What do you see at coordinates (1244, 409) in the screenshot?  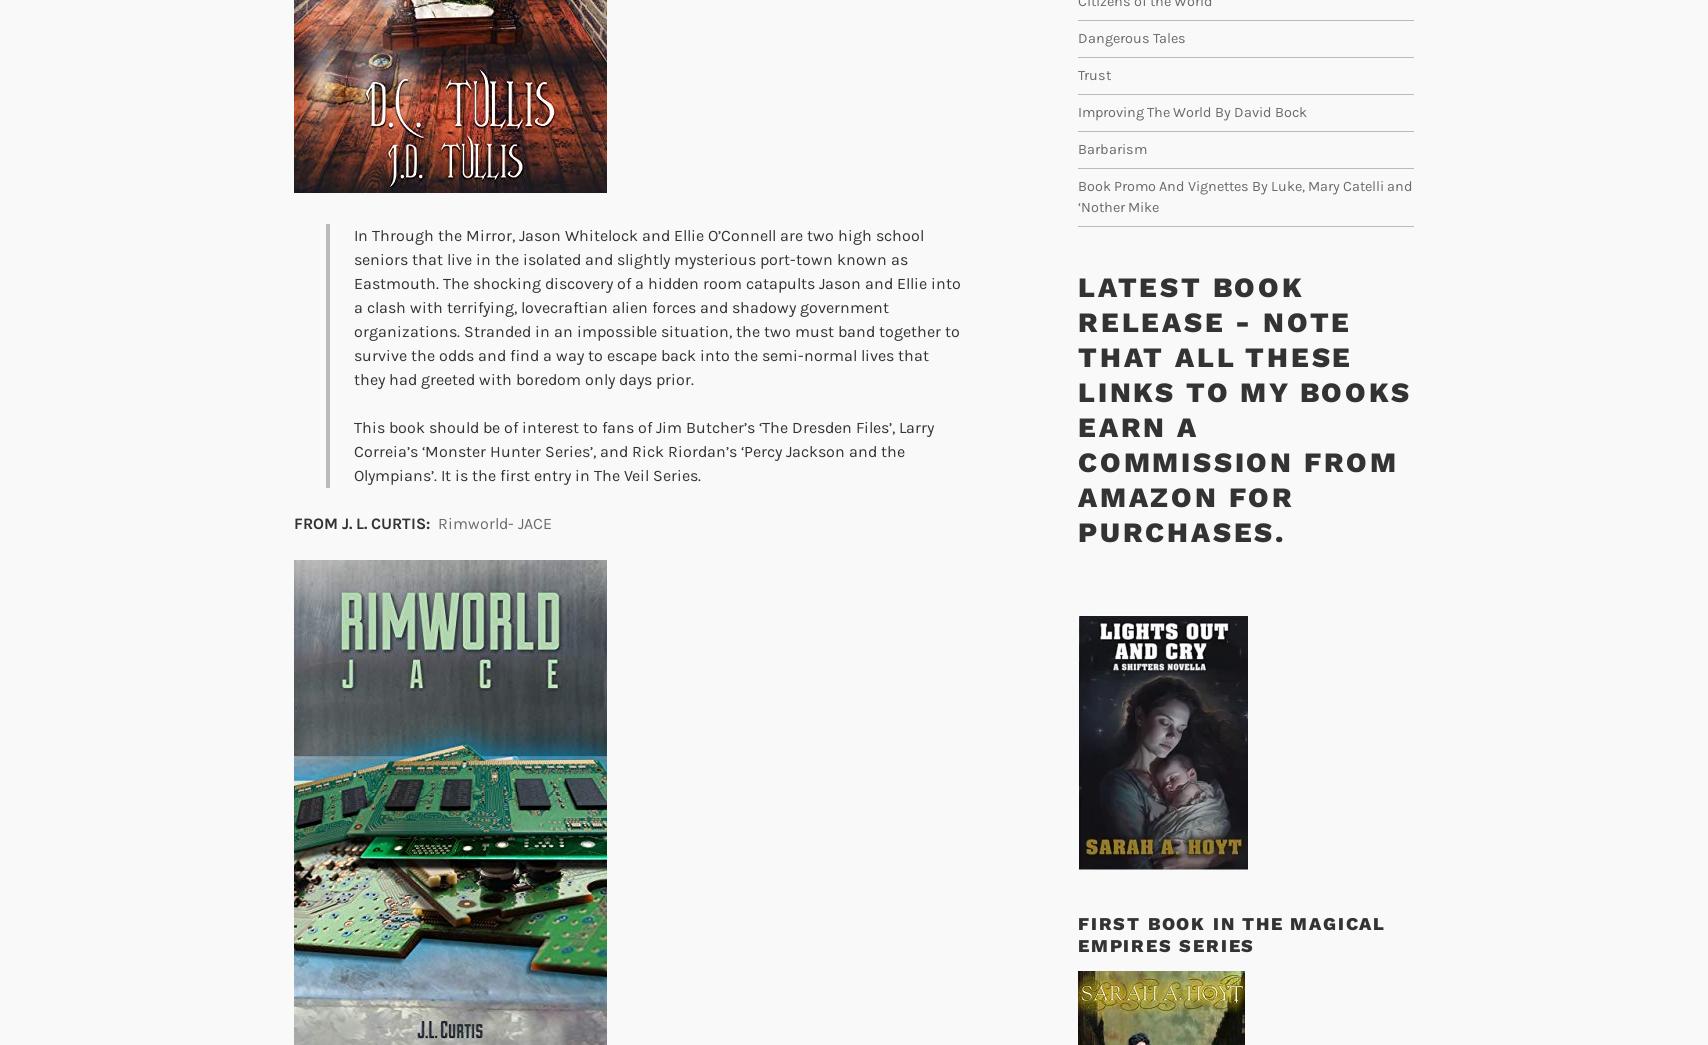 I see `'Latest Book release - note that all these links to my books earn a commission from Amazon for purchases.'` at bounding box center [1244, 409].